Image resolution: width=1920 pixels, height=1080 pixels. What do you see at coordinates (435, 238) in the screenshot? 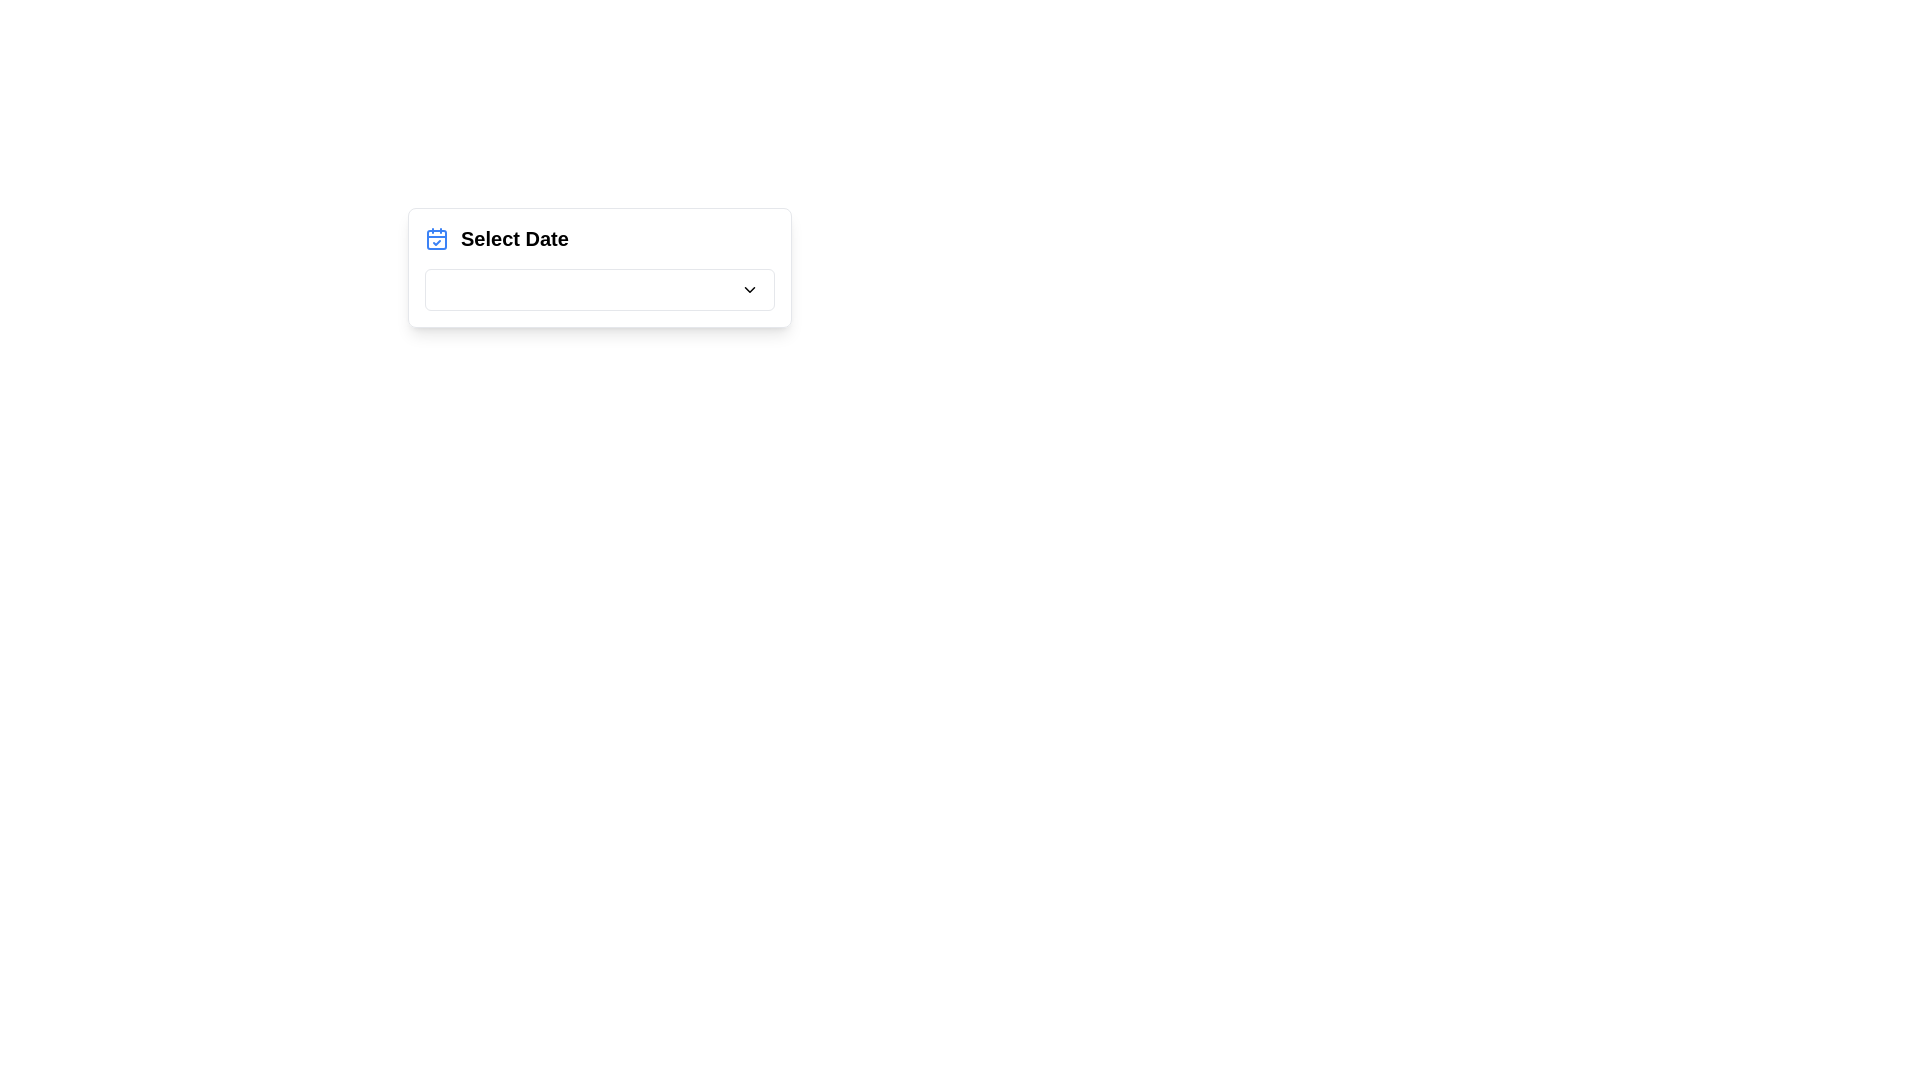
I see `the decorative calendar icon located to the left of the 'Select Date' label` at bounding box center [435, 238].